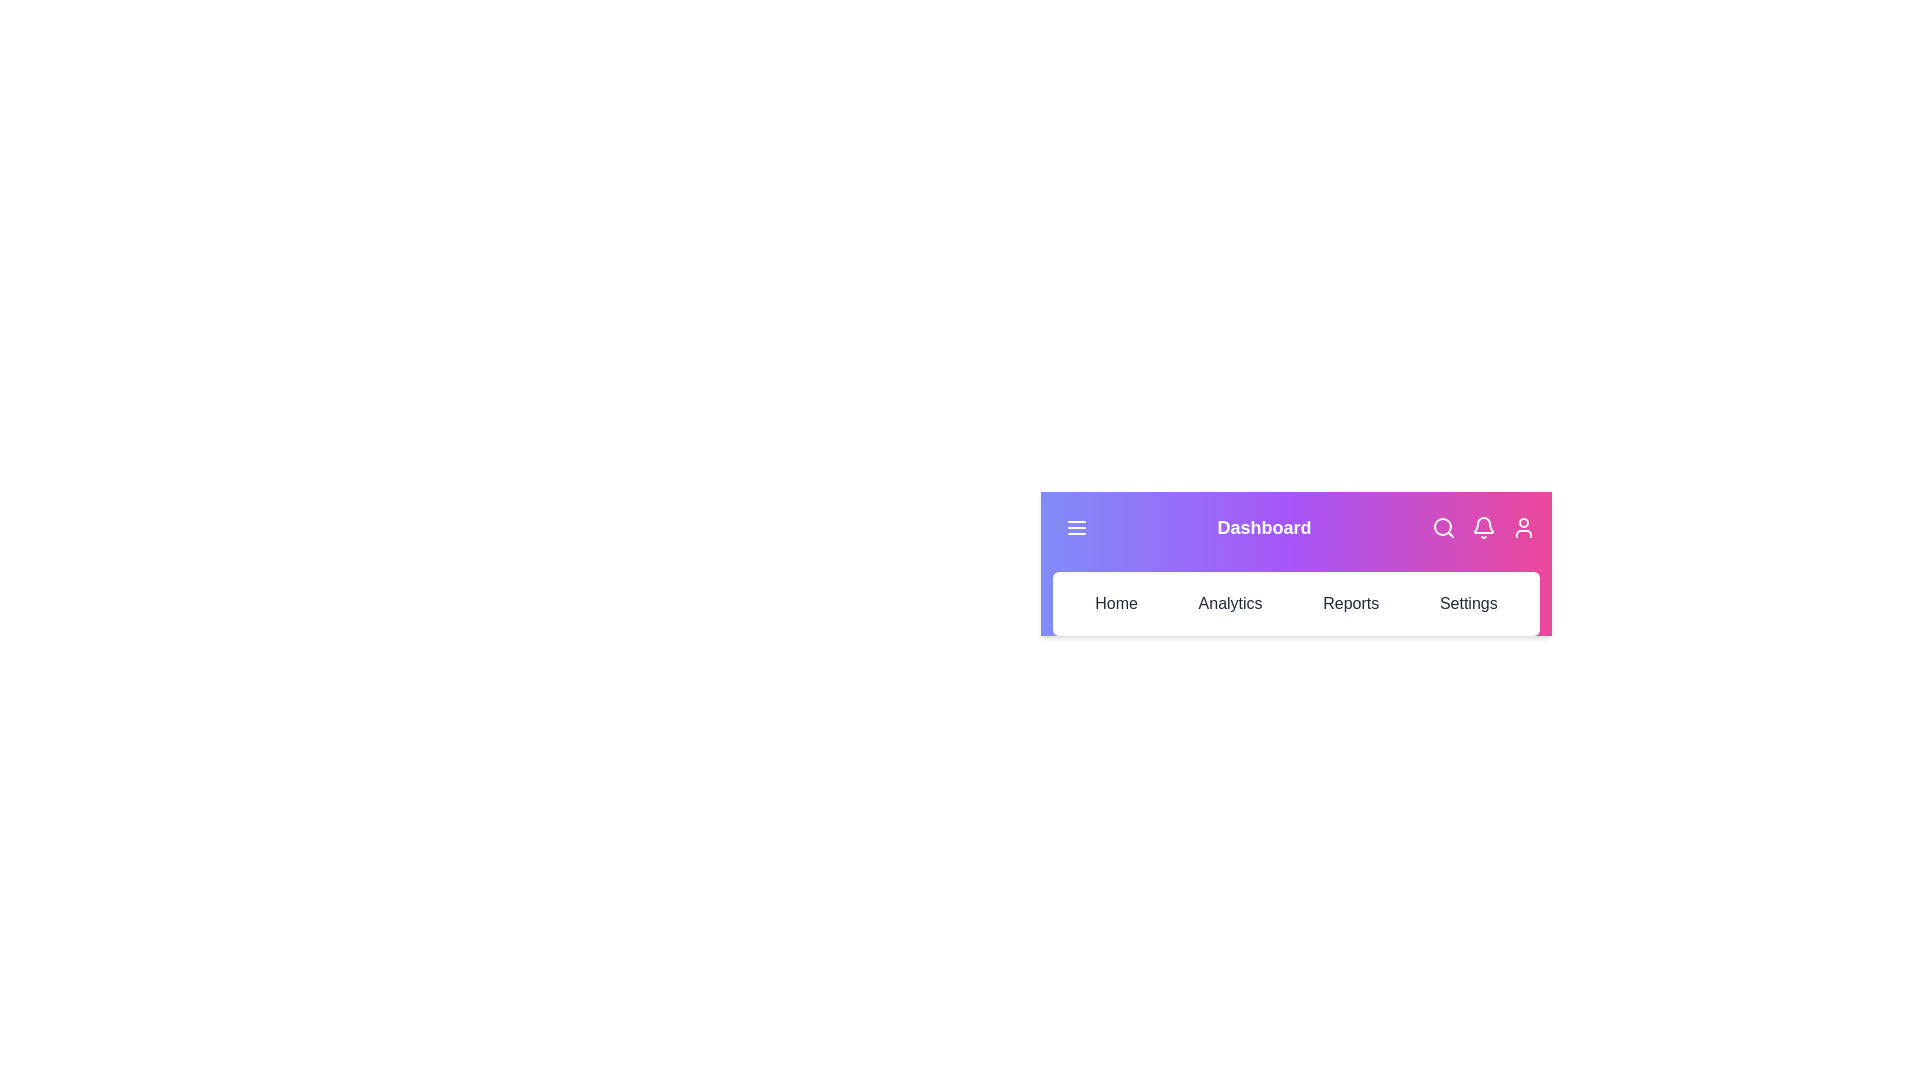 The image size is (1920, 1080). What do you see at coordinates (1483, 527) in the screenshot?
I see `the bell icon to view notifications` at bounding box center [1483, 527].